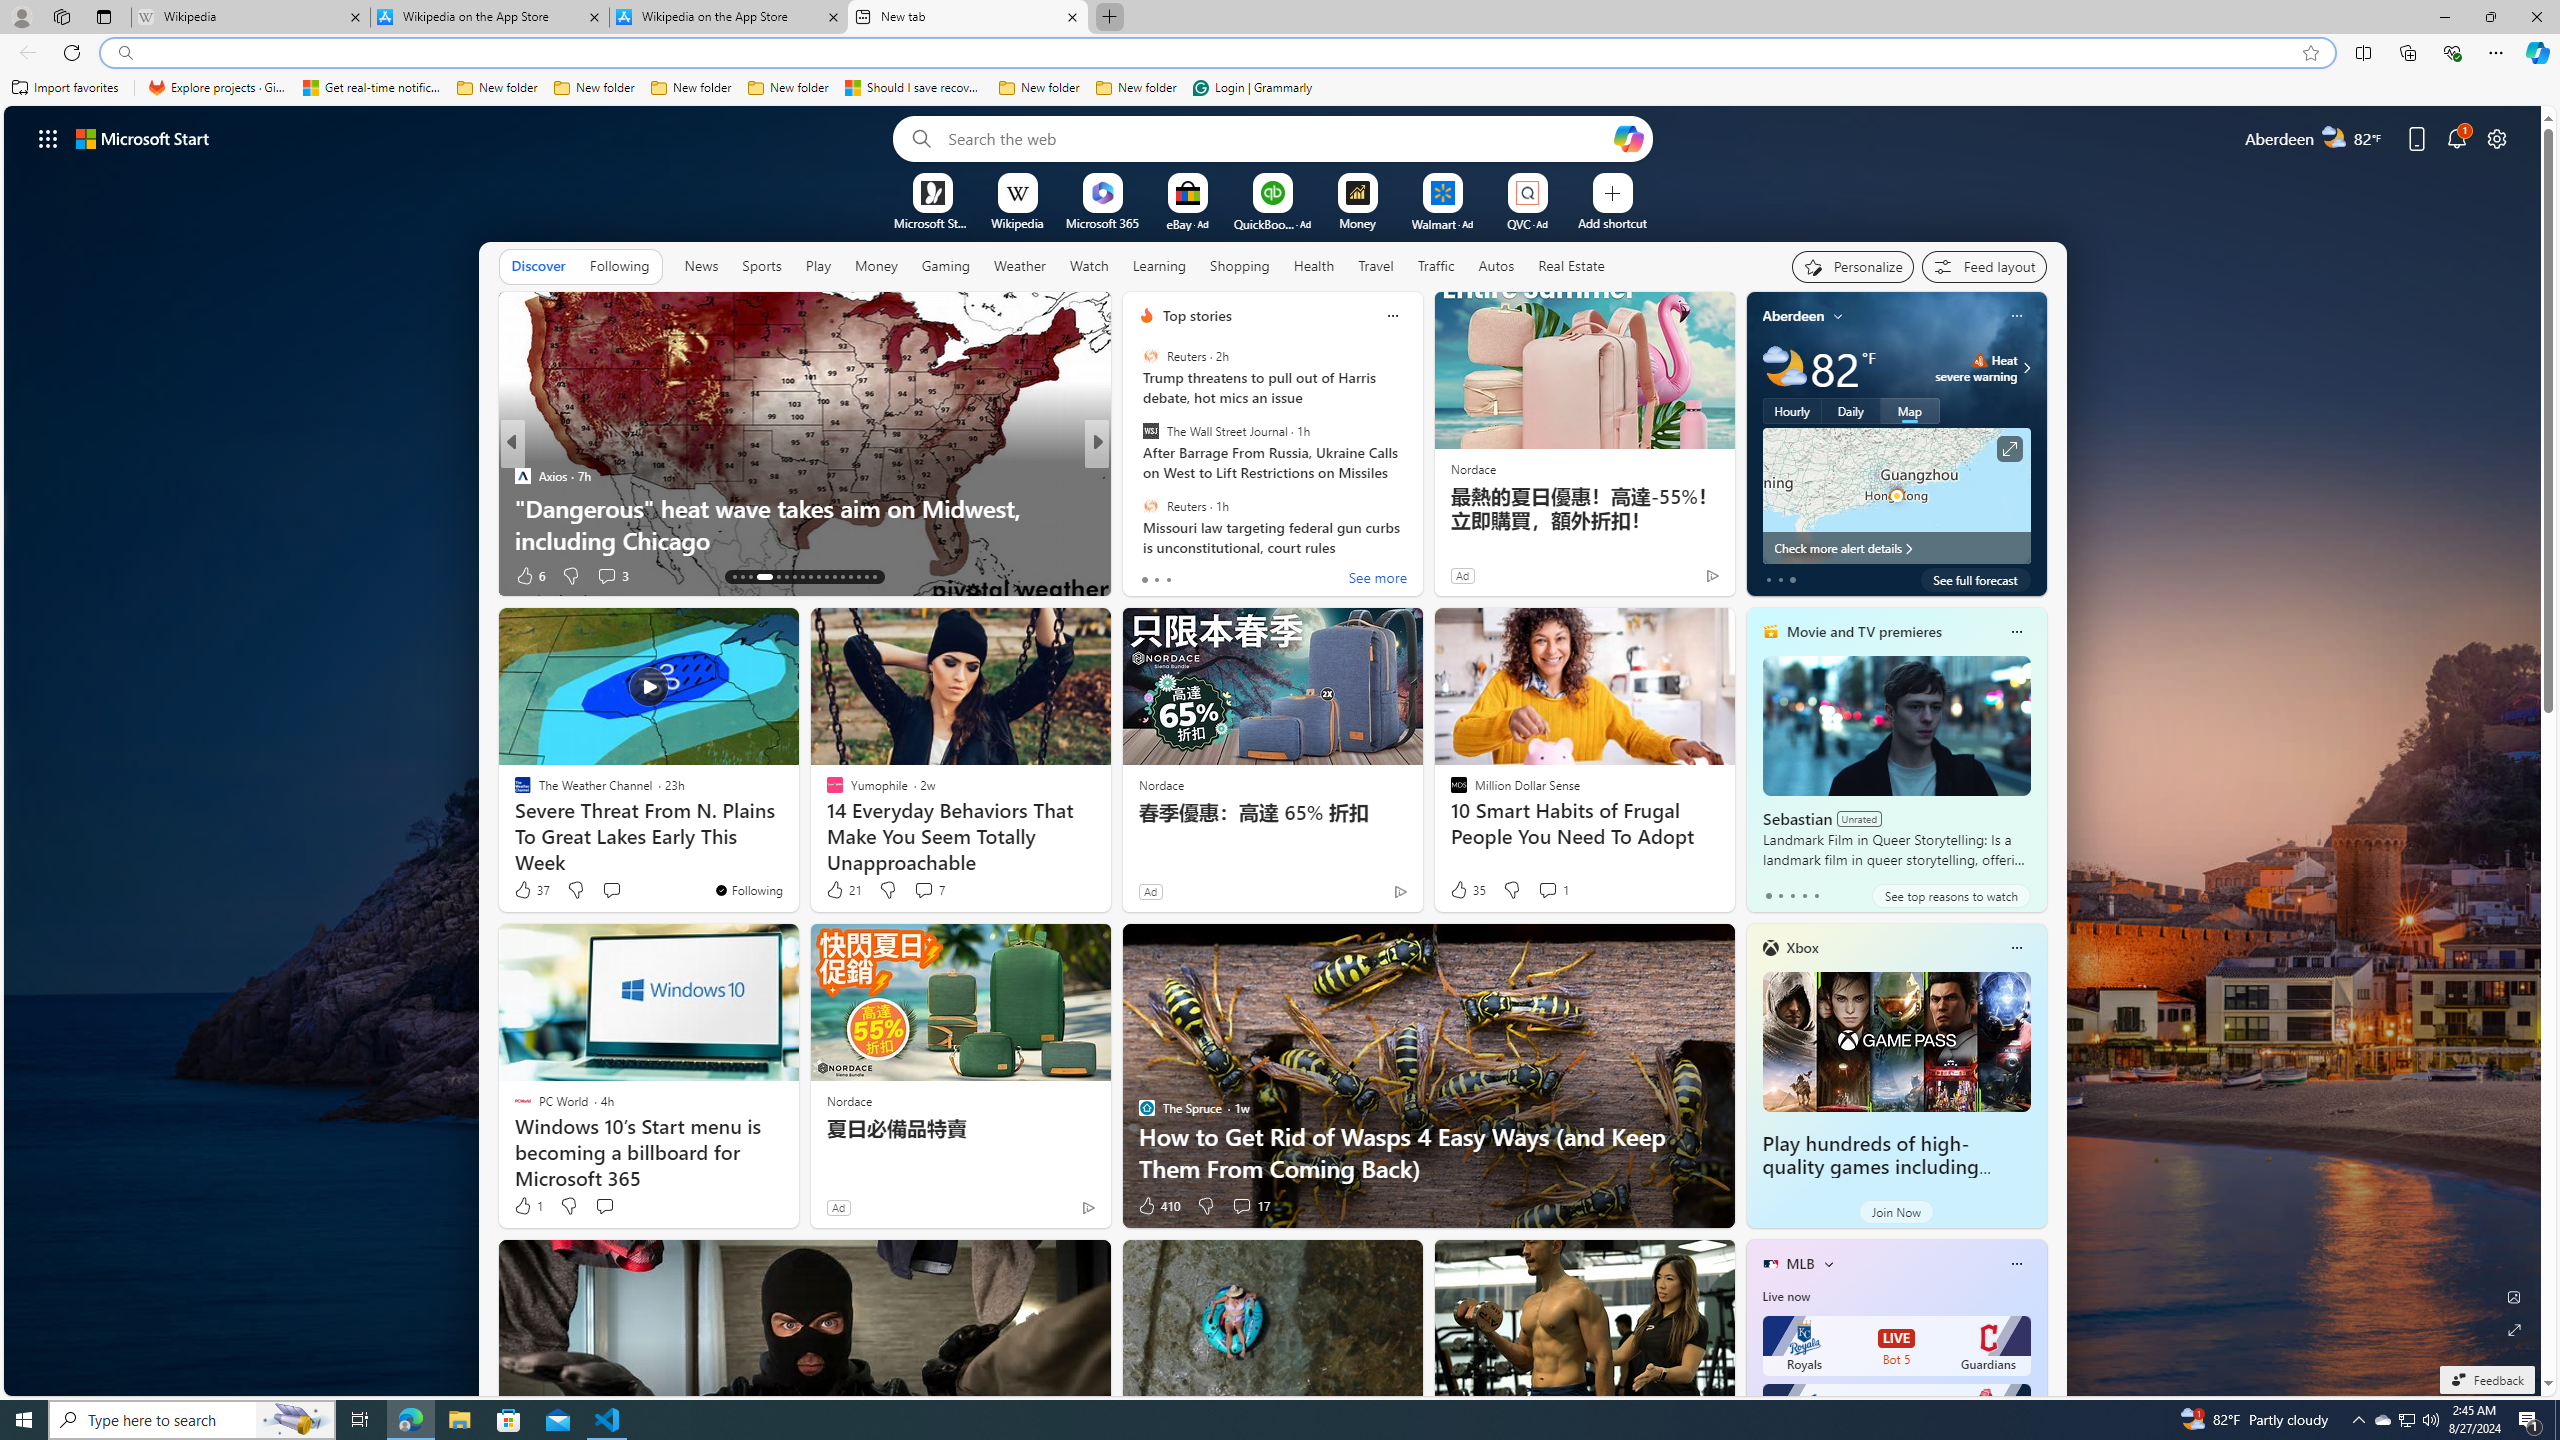 The width and height of the screenshot is (2560, 1440). What do you see at coordinates (741, 577) in the screenshot?
I see `'AutomationID: tab-14'` at bounding box center [741, 577].